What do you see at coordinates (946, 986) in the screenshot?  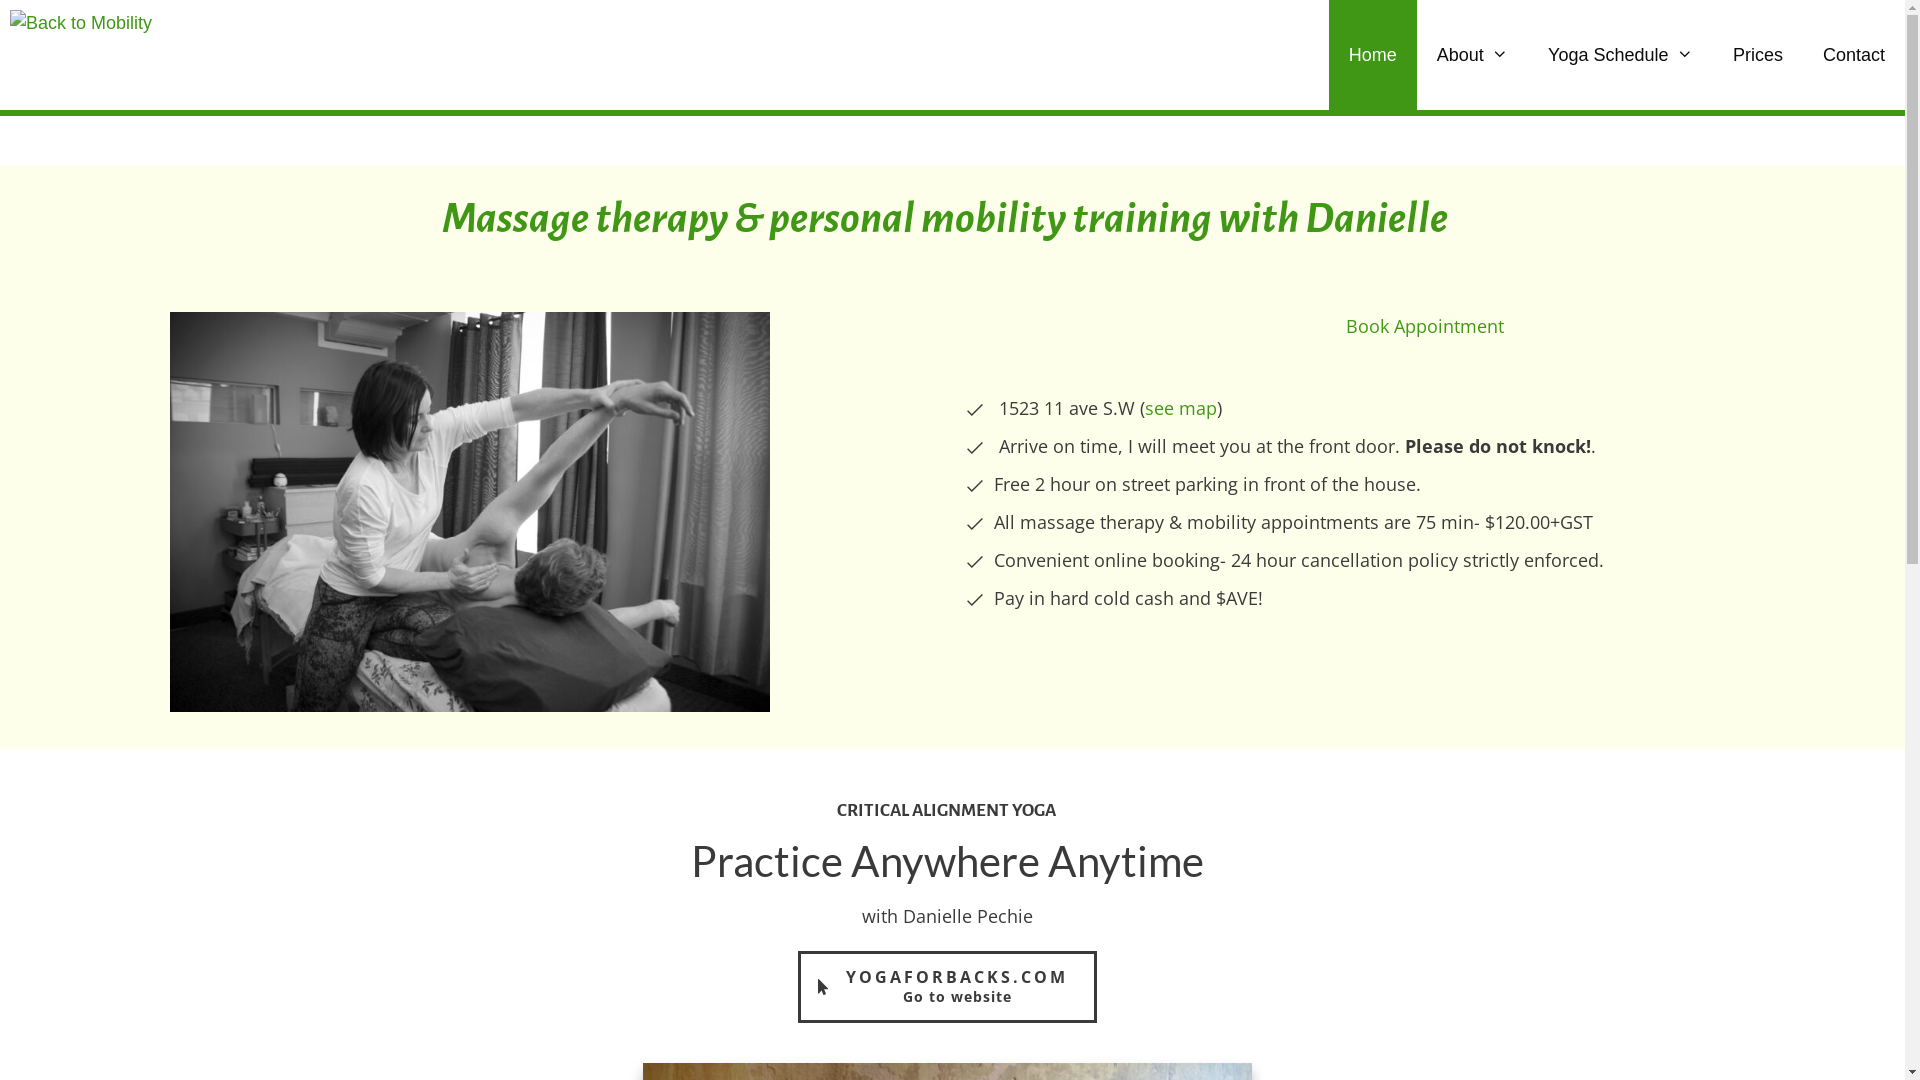 I see `'YOGAFORBACKS.COM` at bounding box center [946, 986].